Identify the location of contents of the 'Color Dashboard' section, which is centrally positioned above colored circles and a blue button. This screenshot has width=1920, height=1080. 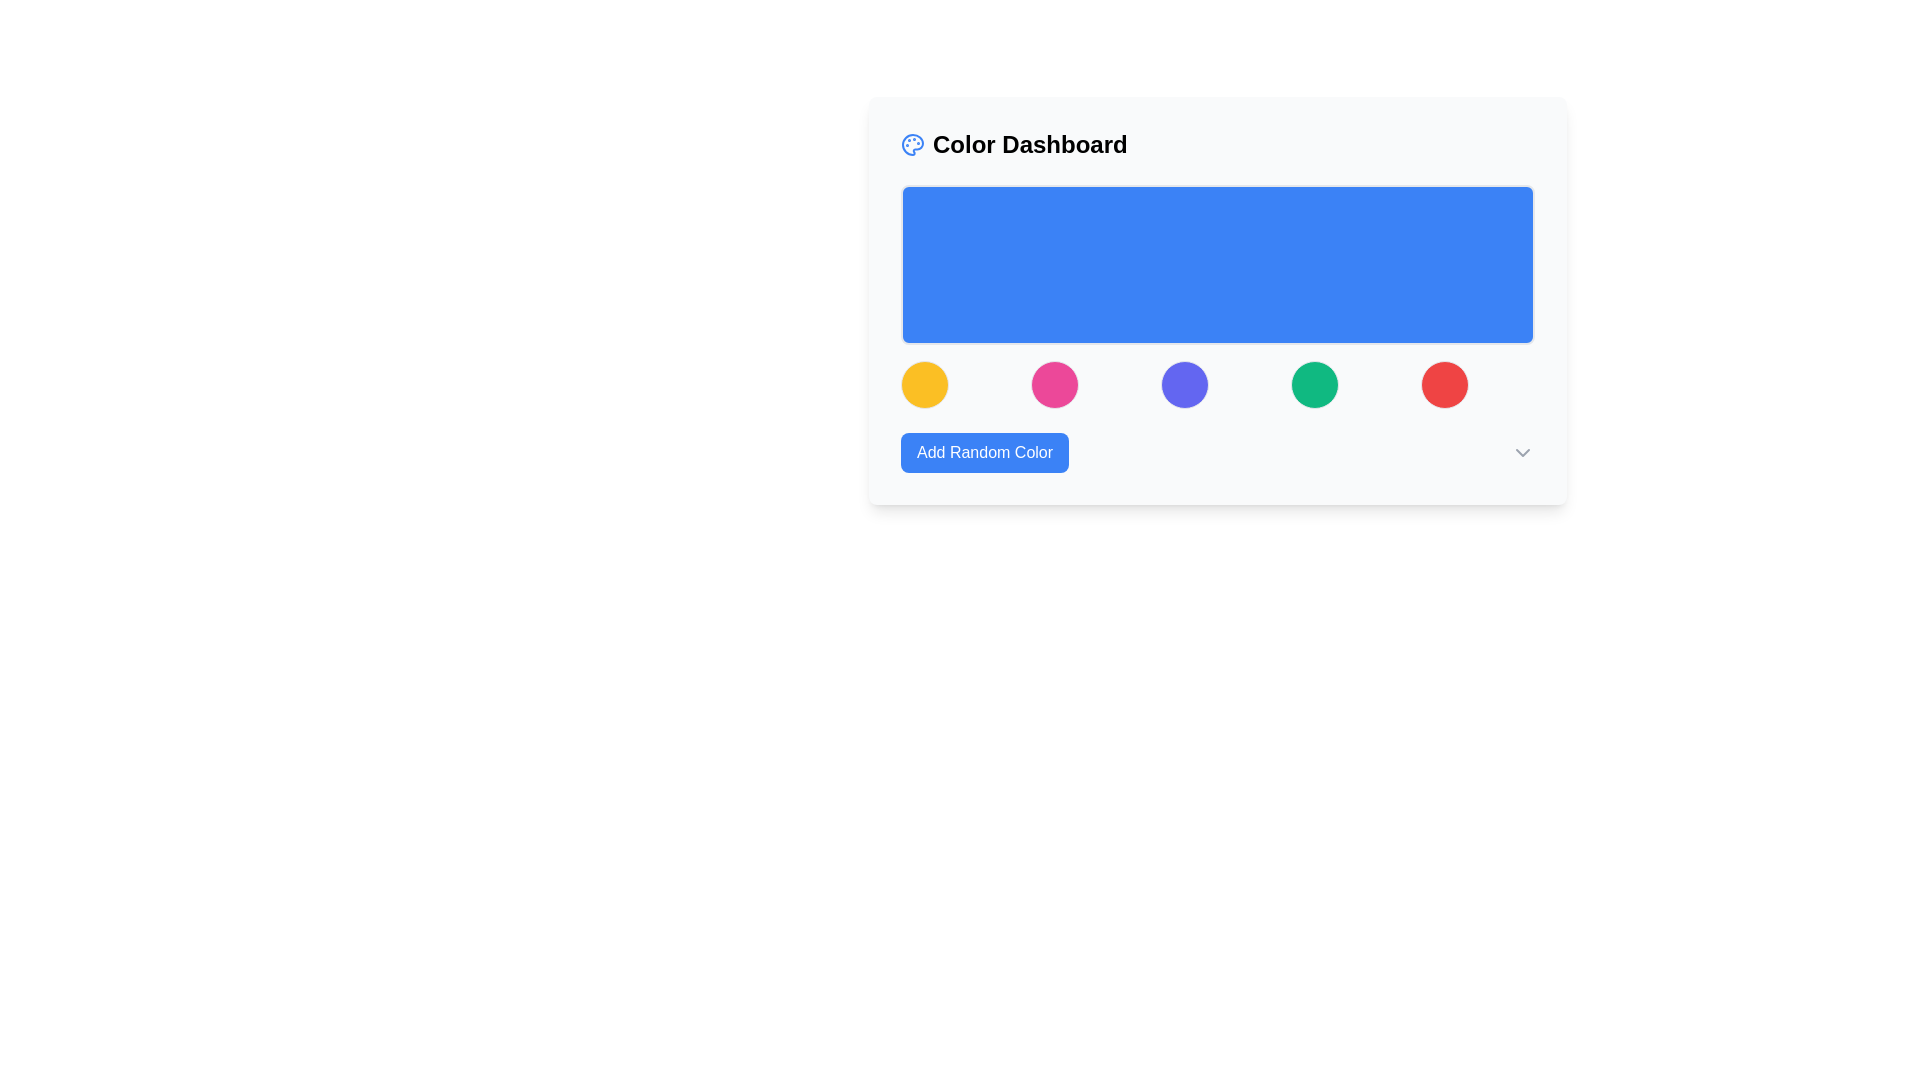
(1217, 300).